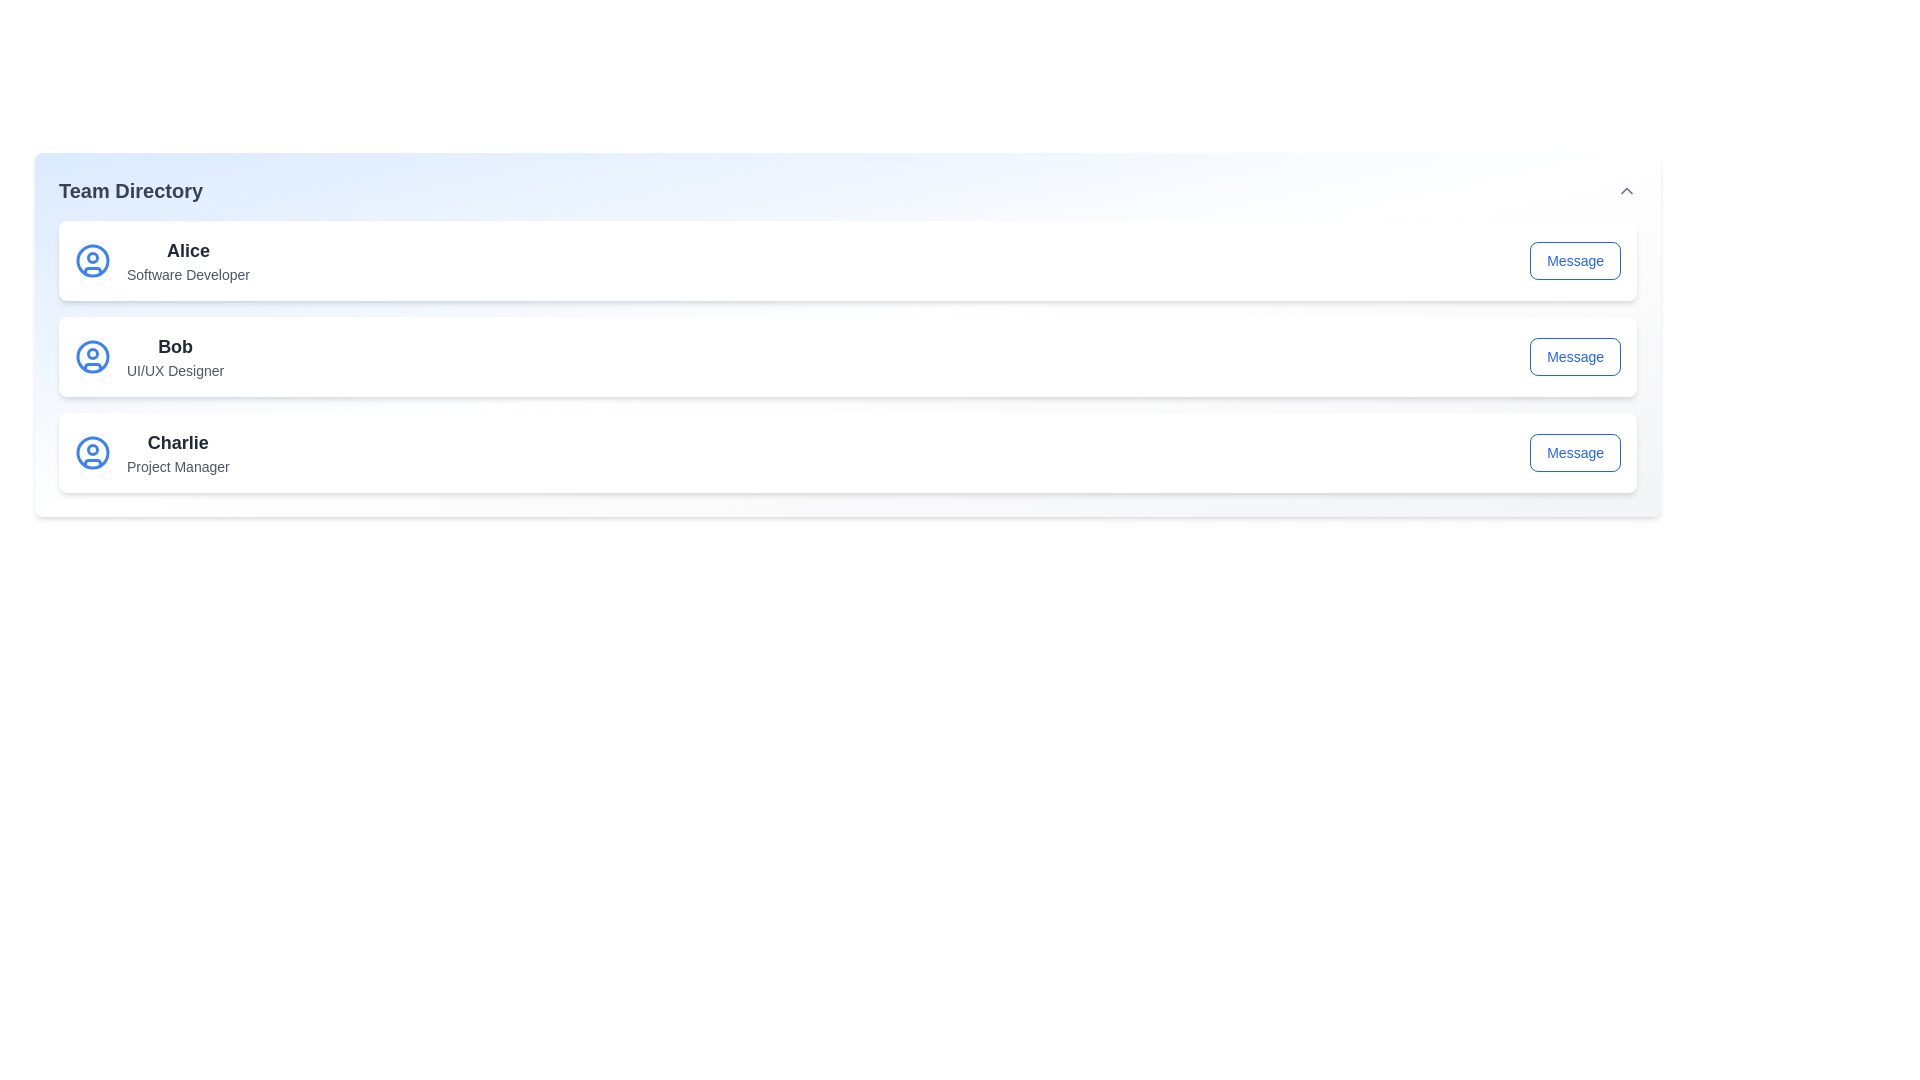 Image resolution: width=1920 pixels, height=1080 pixels. What do you see at coordinates (178, 466) in the screenshot?
I see `the text label displaying 'Project Manager' in small, gray text located beneath 'Charlie' in the team directory interface` at bounding box center [178, 466].